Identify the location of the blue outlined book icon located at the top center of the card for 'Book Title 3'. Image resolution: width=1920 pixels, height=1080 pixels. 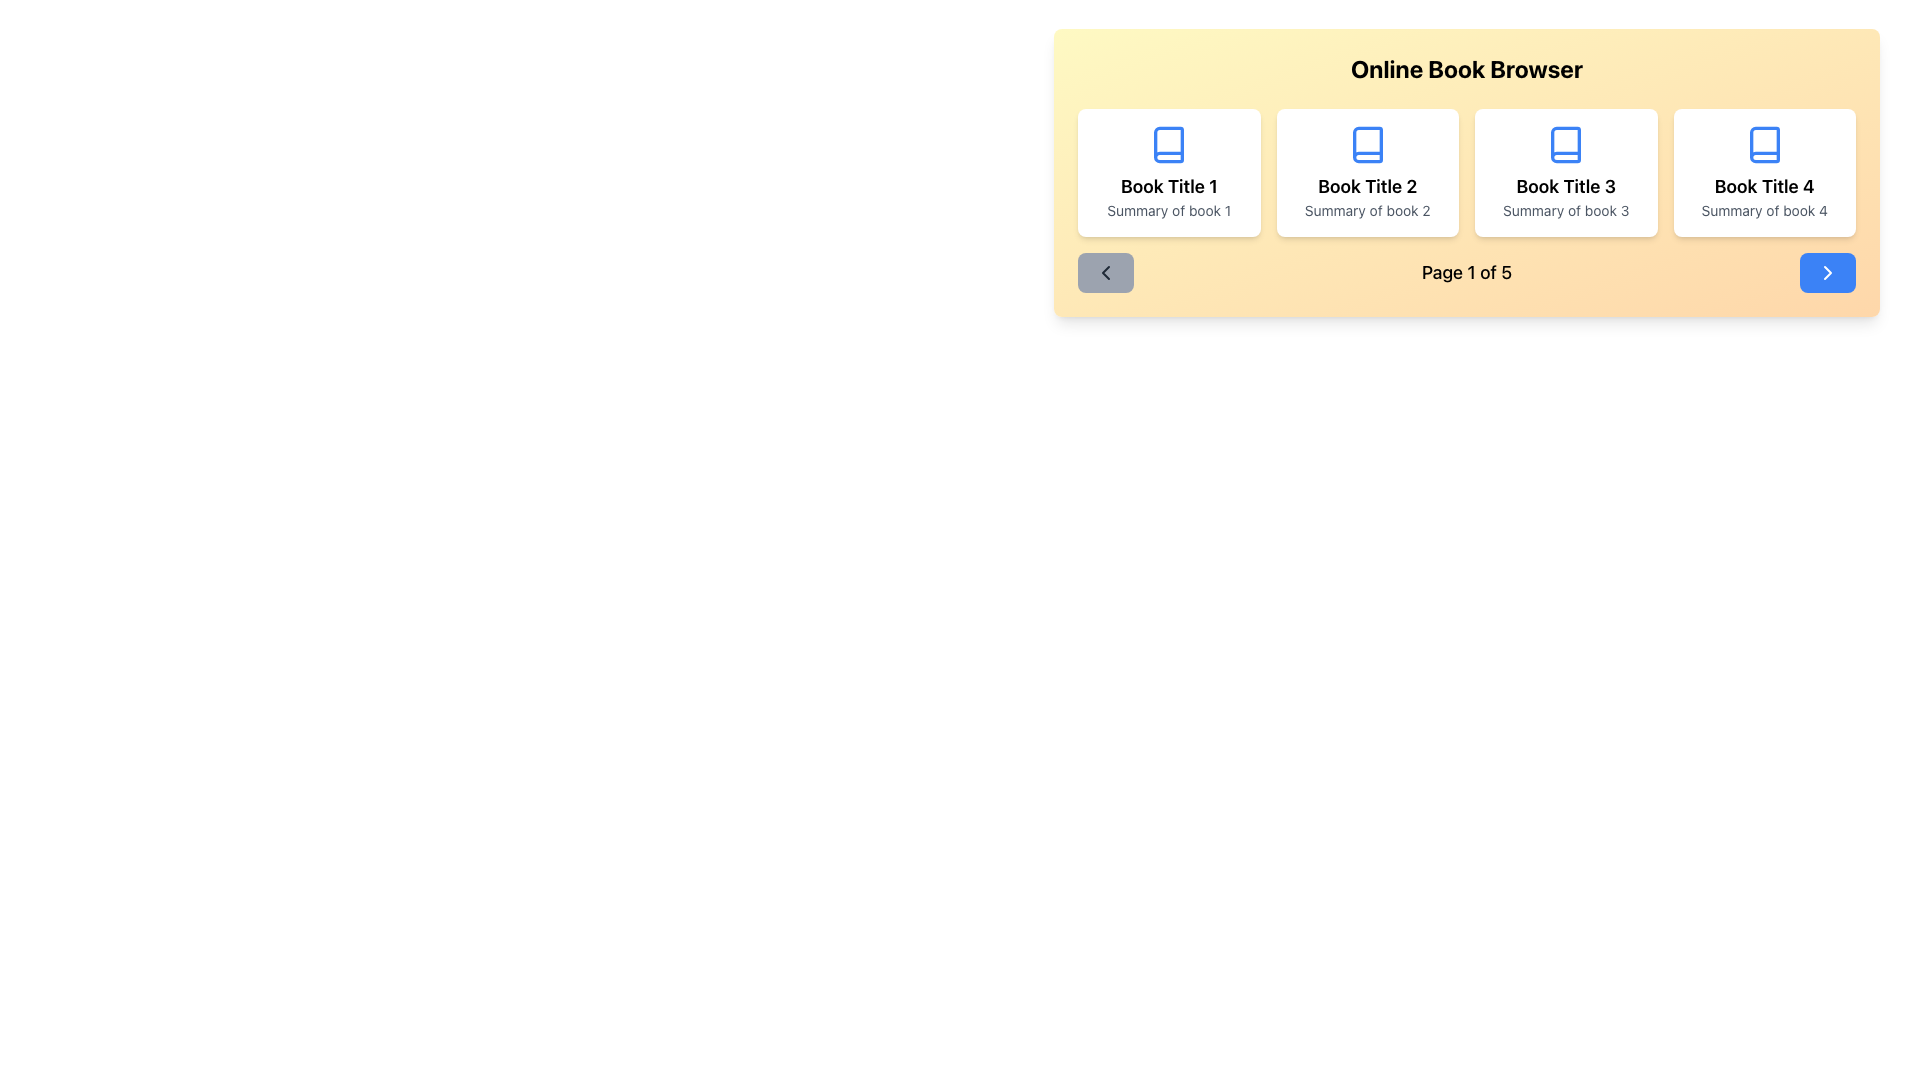
(1565, 144).